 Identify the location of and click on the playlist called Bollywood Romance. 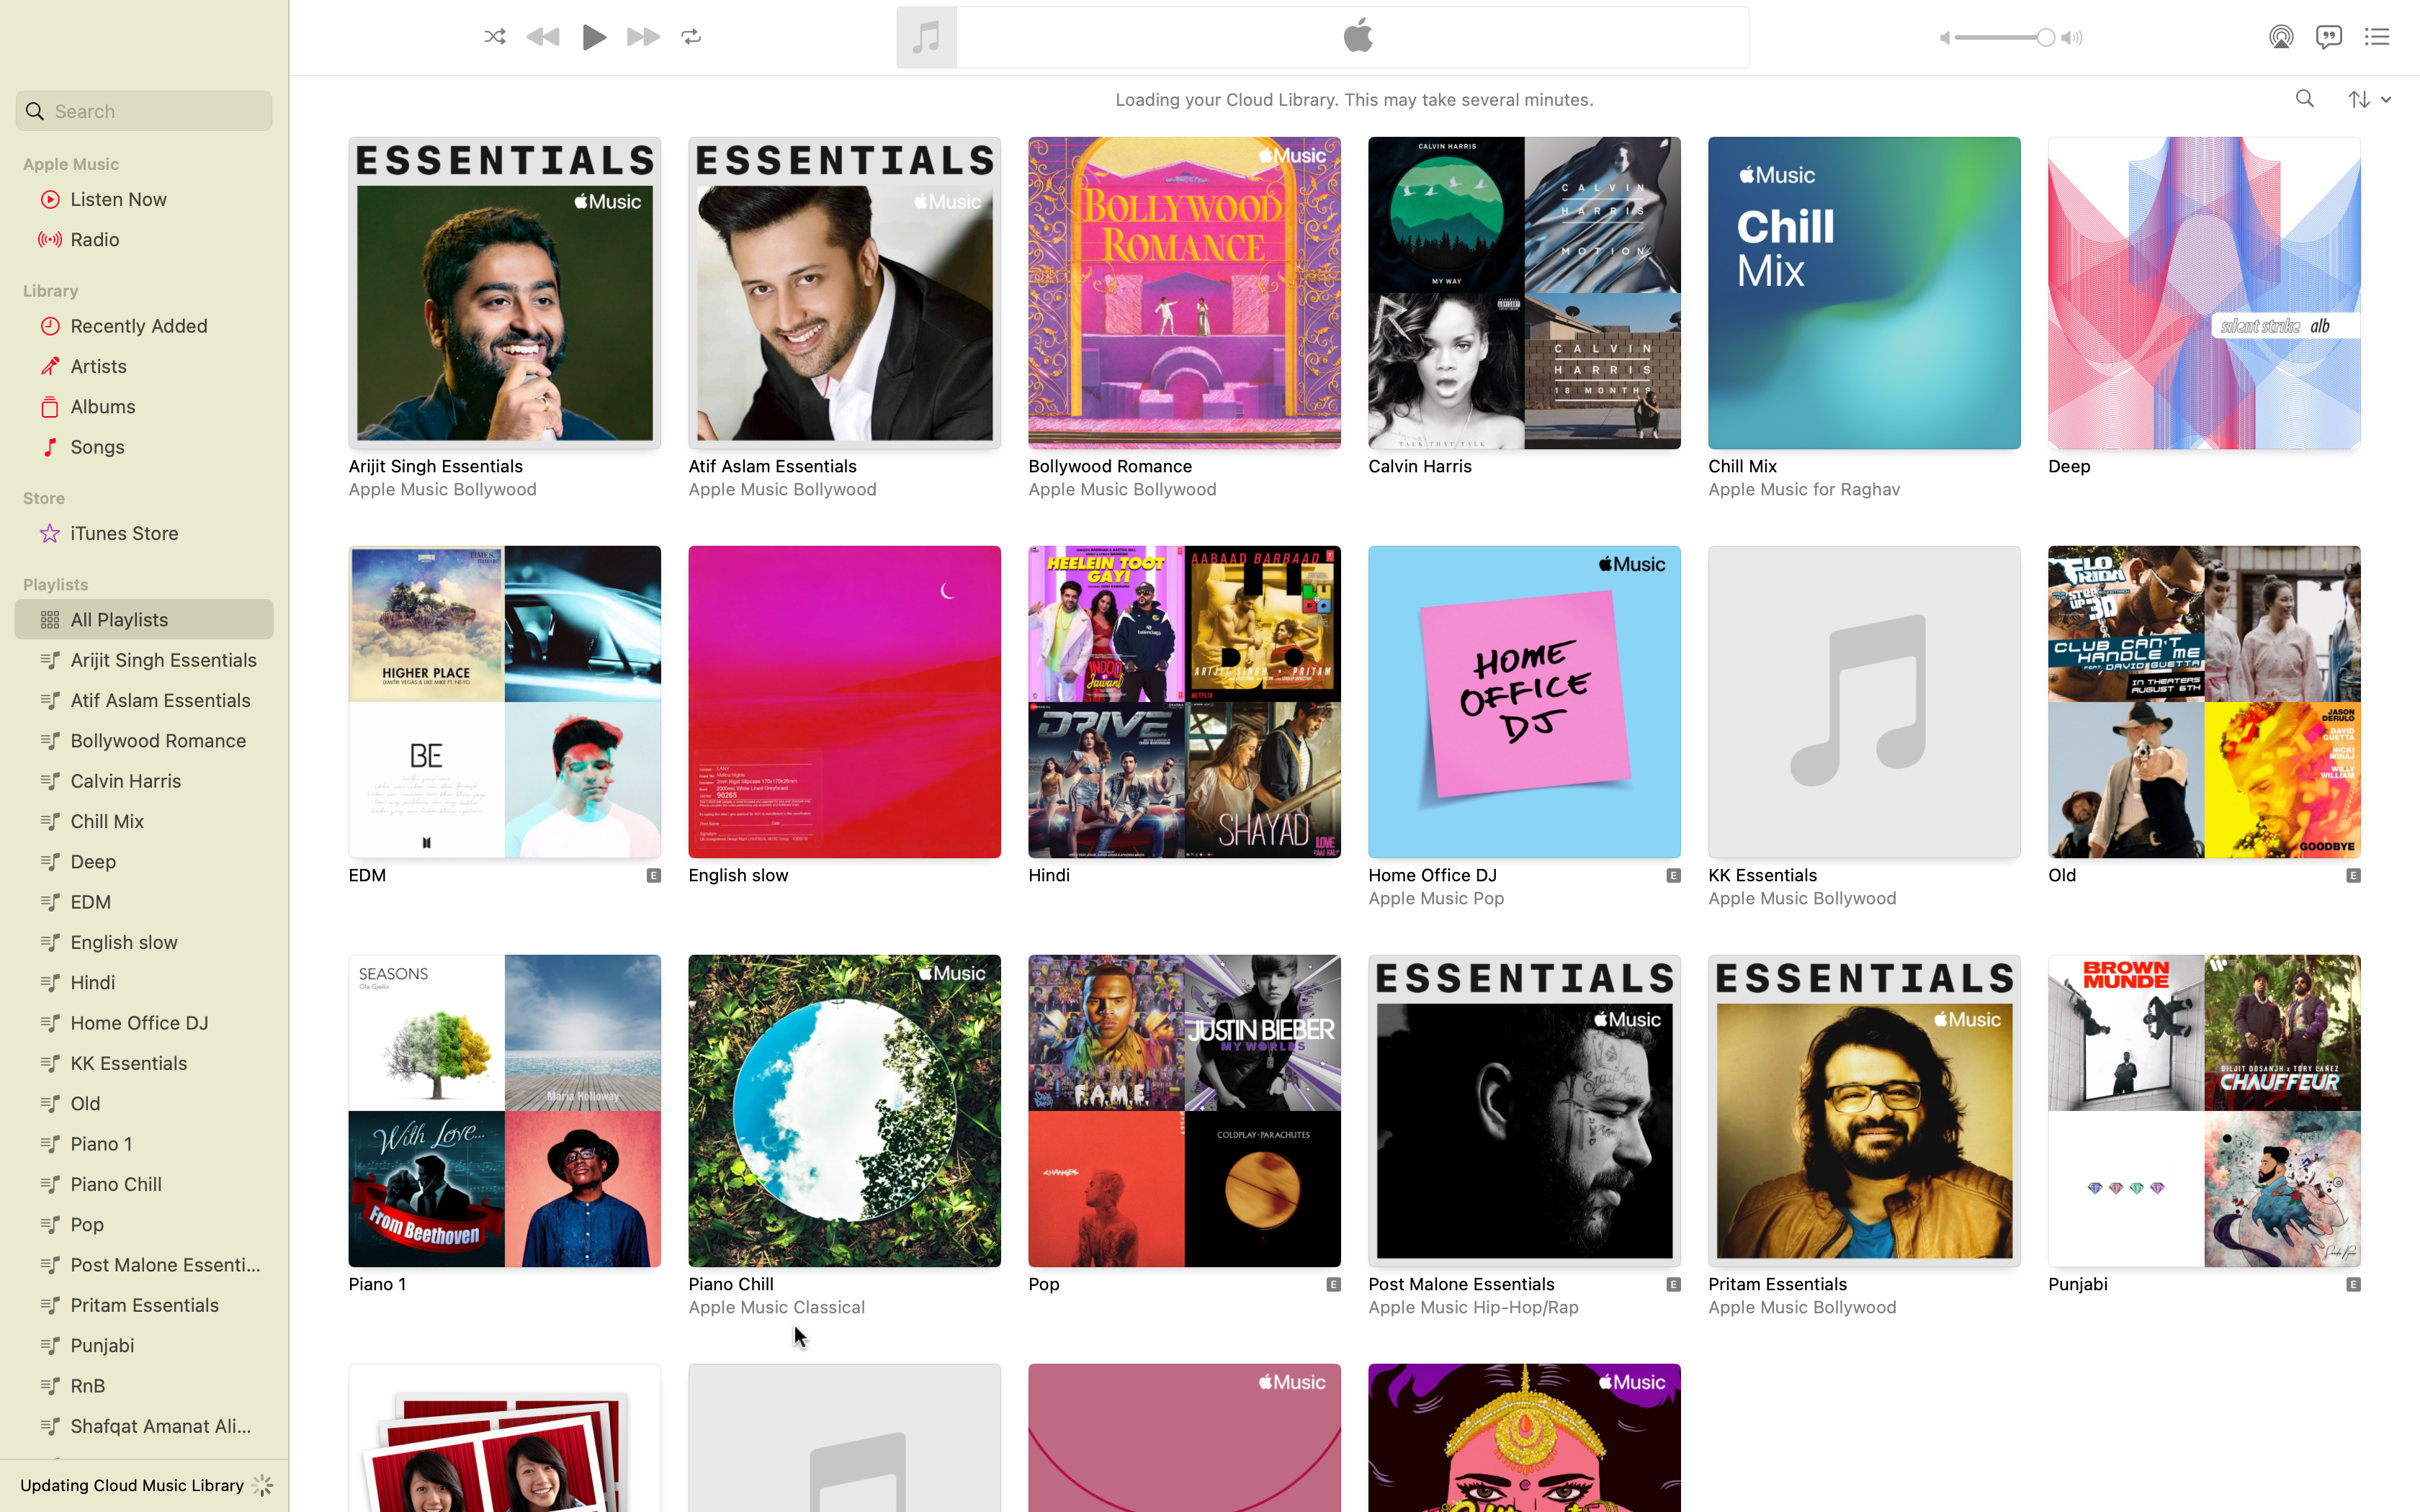
(1180, 319).